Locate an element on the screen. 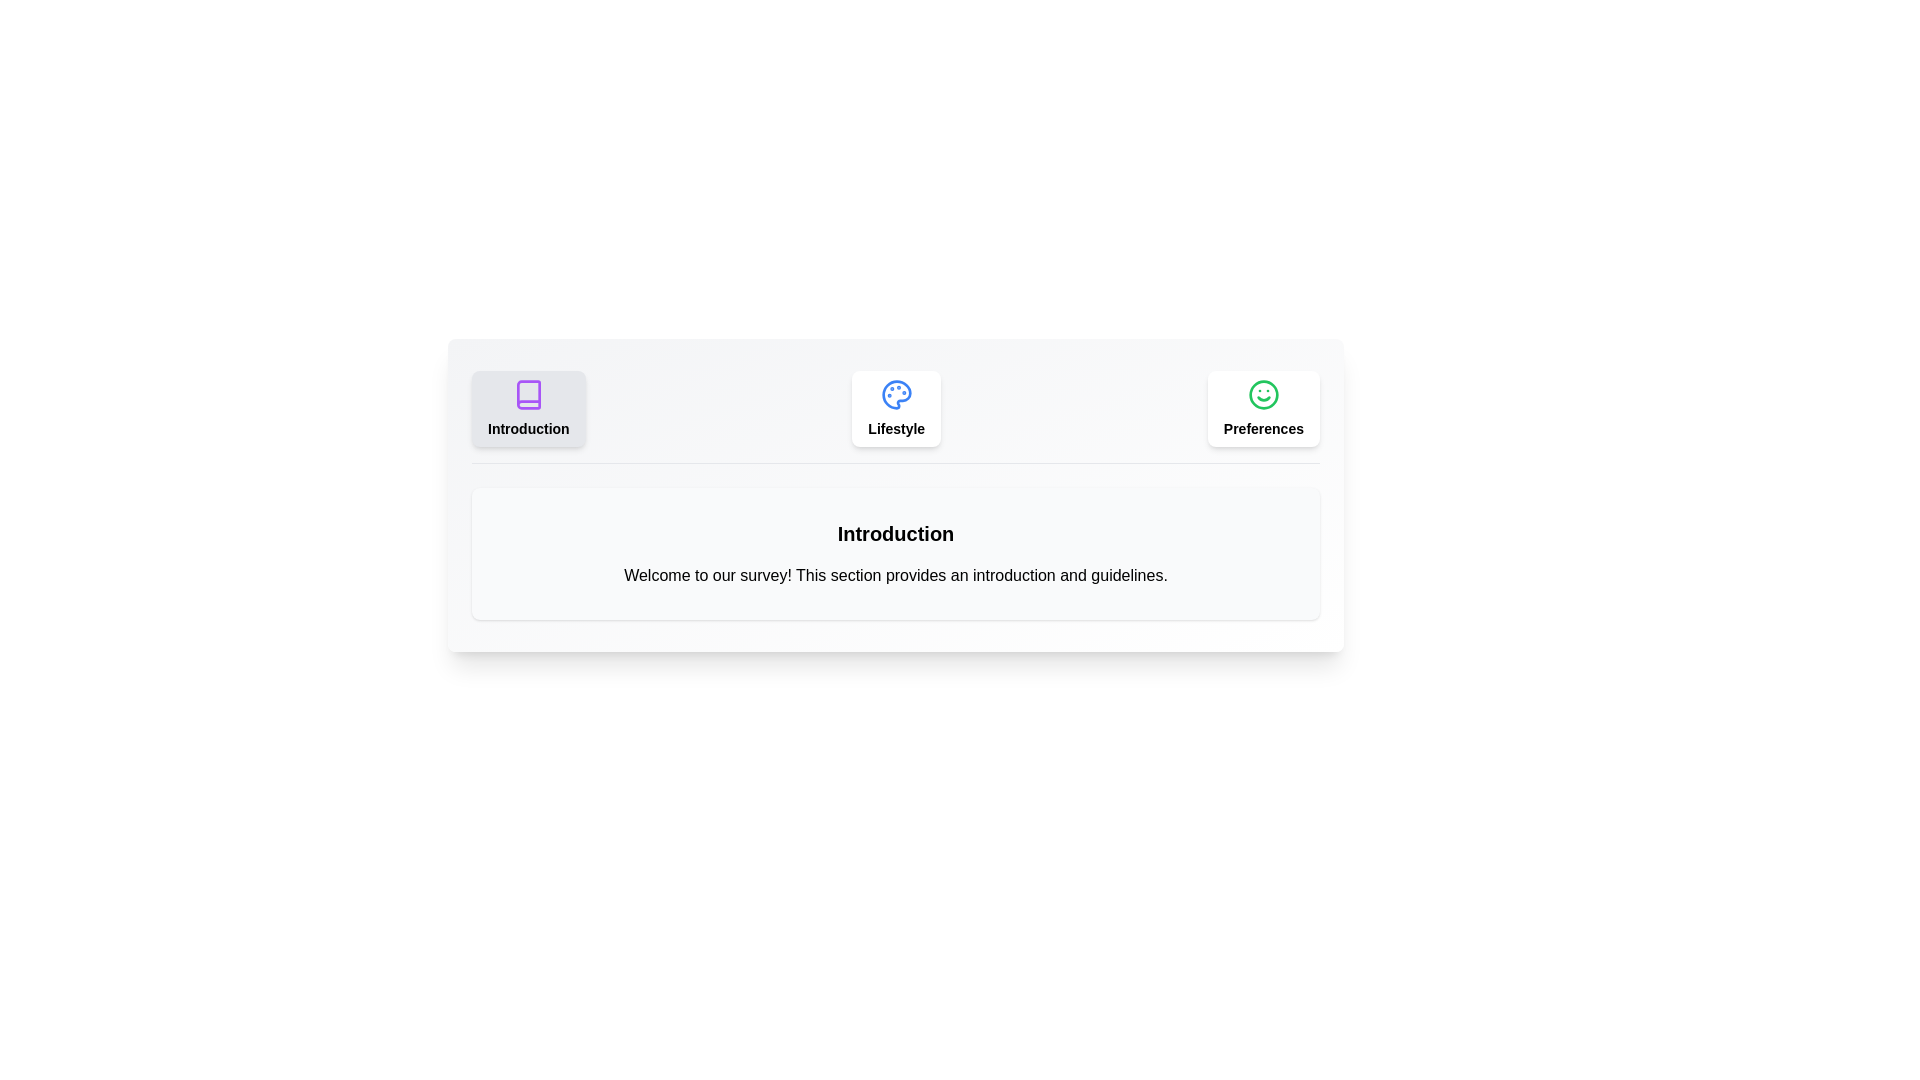 The image size is (1920, 1080). the section button corresponding to Lifestyle to navigate to the respective survey section is located at coordinates (895, 407).